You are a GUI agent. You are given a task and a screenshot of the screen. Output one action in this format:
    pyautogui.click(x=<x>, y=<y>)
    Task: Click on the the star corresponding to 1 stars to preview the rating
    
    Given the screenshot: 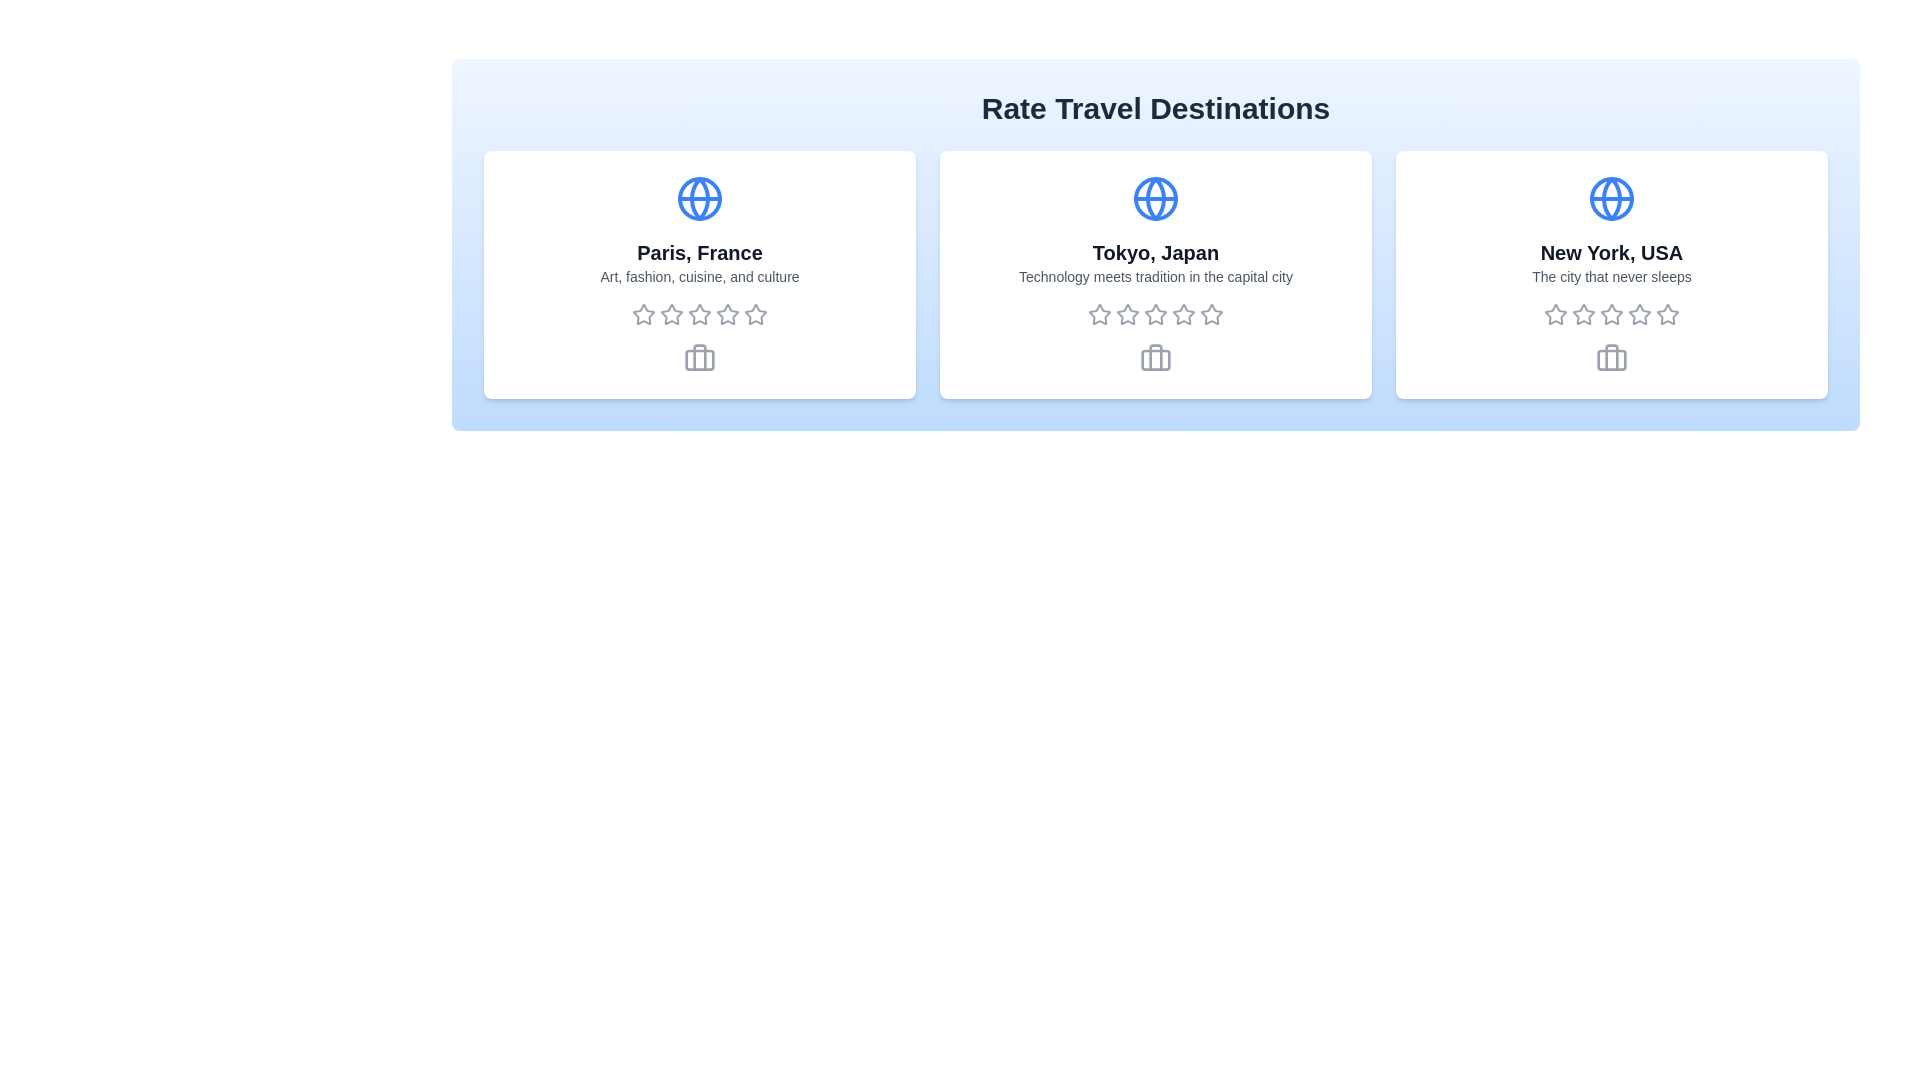 What is the action you would take?
    pyautogui.click(x=643, y=315)
    